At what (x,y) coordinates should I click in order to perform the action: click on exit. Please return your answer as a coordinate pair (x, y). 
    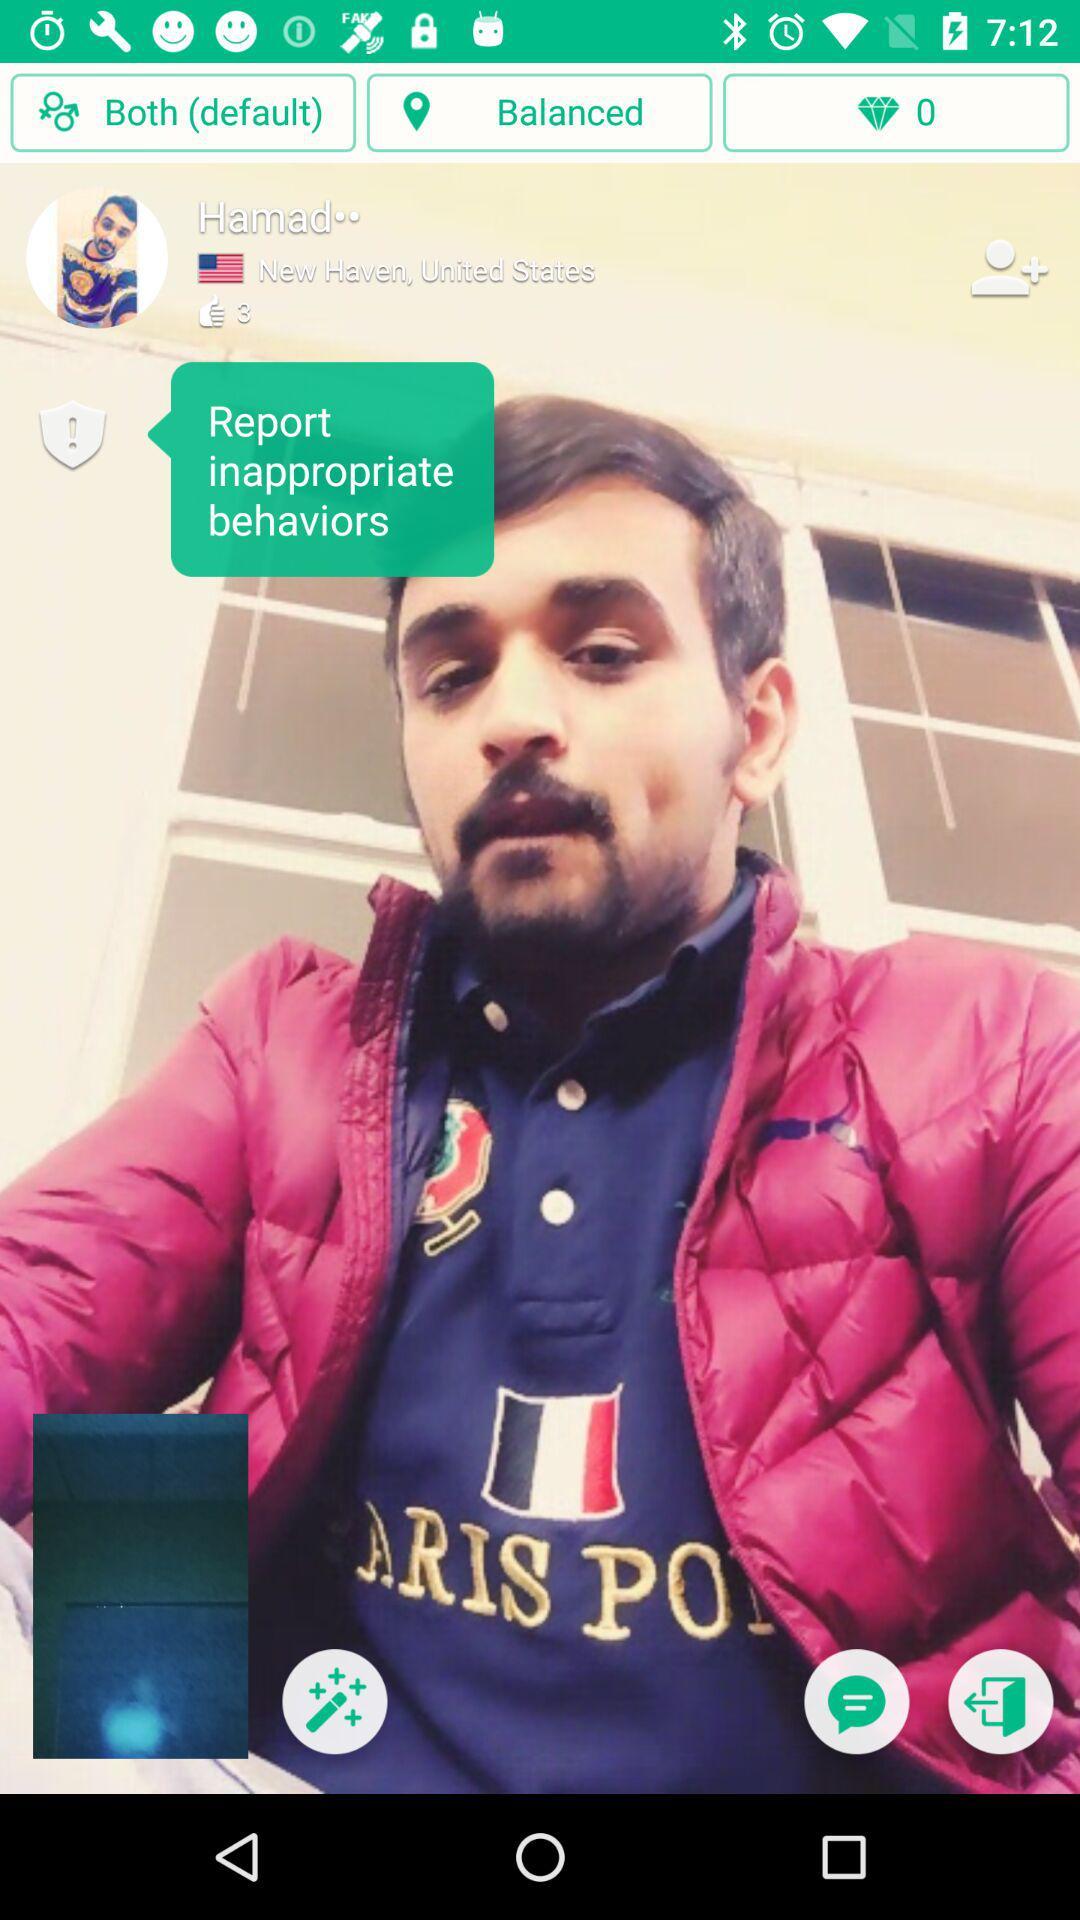
    Looking at the image, I should click on (1000, 1713).